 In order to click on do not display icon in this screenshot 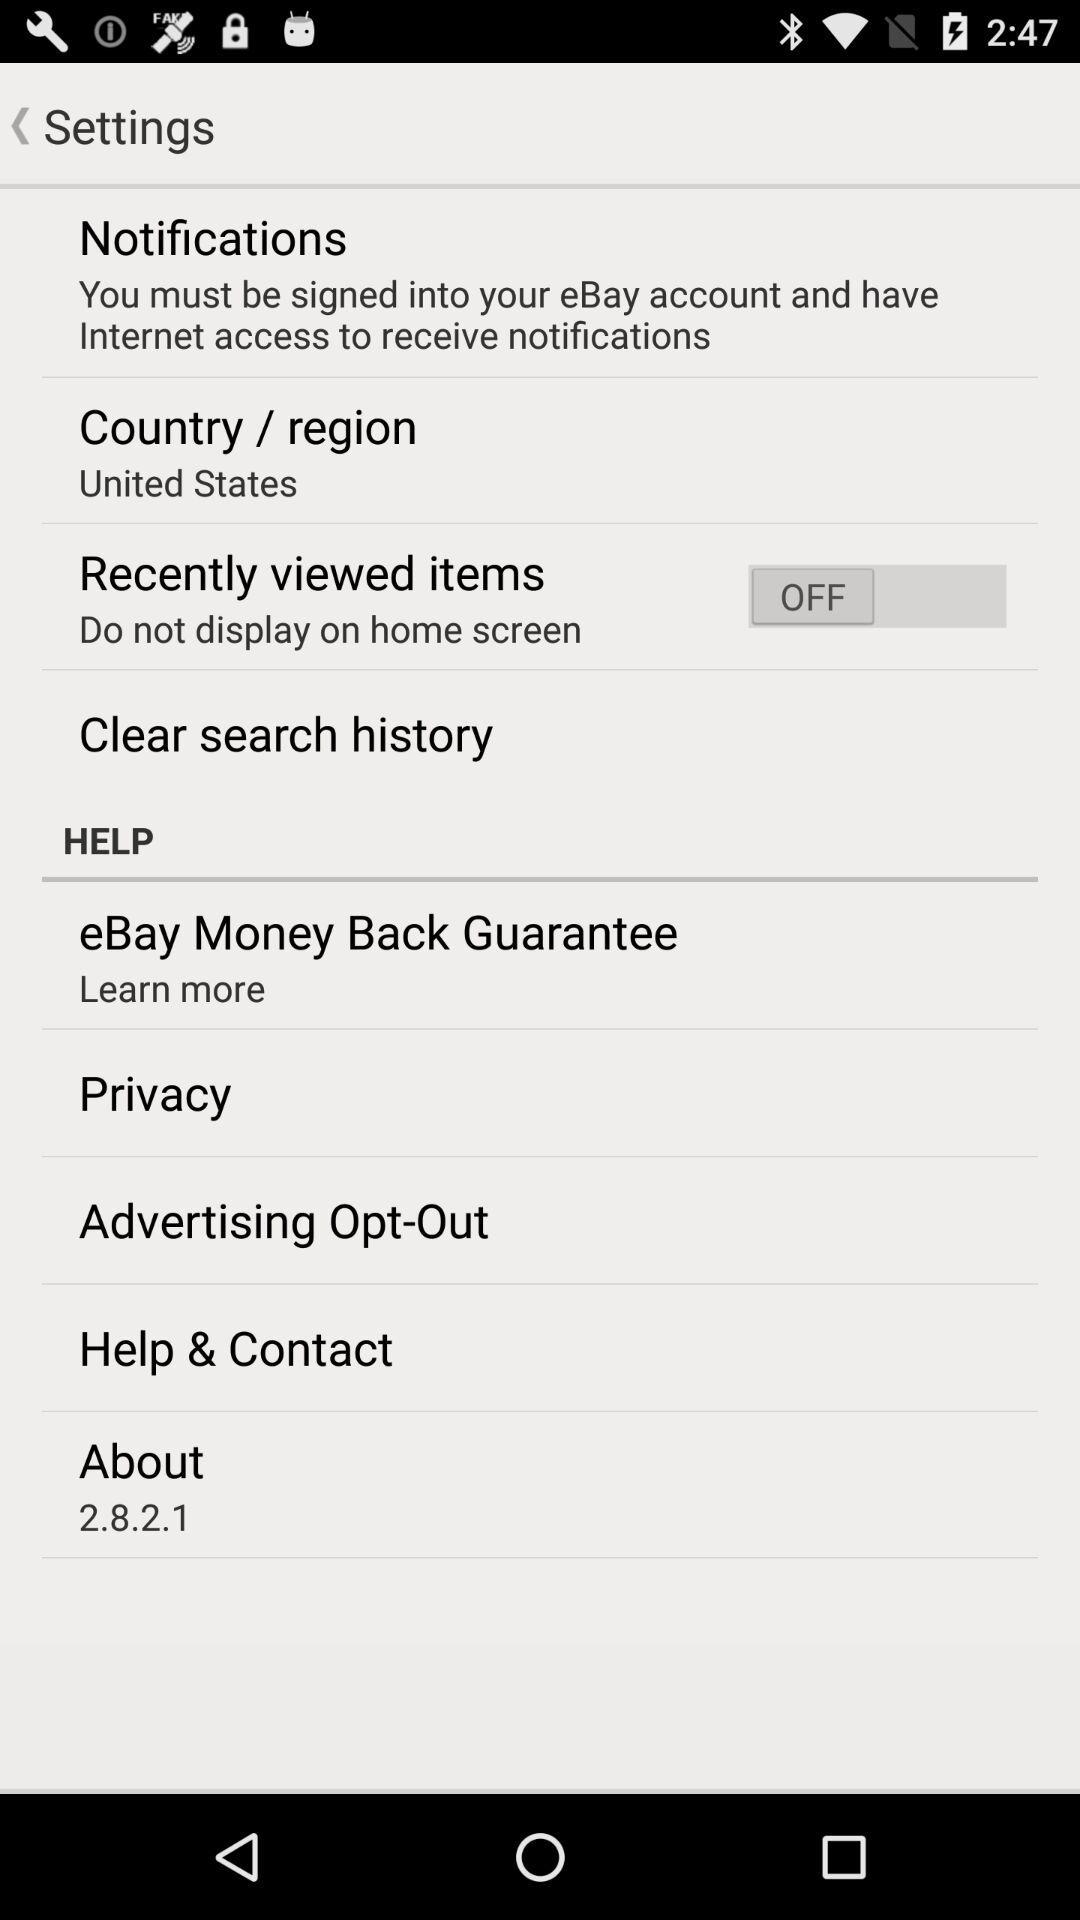, I will do `click(329, 627)`.